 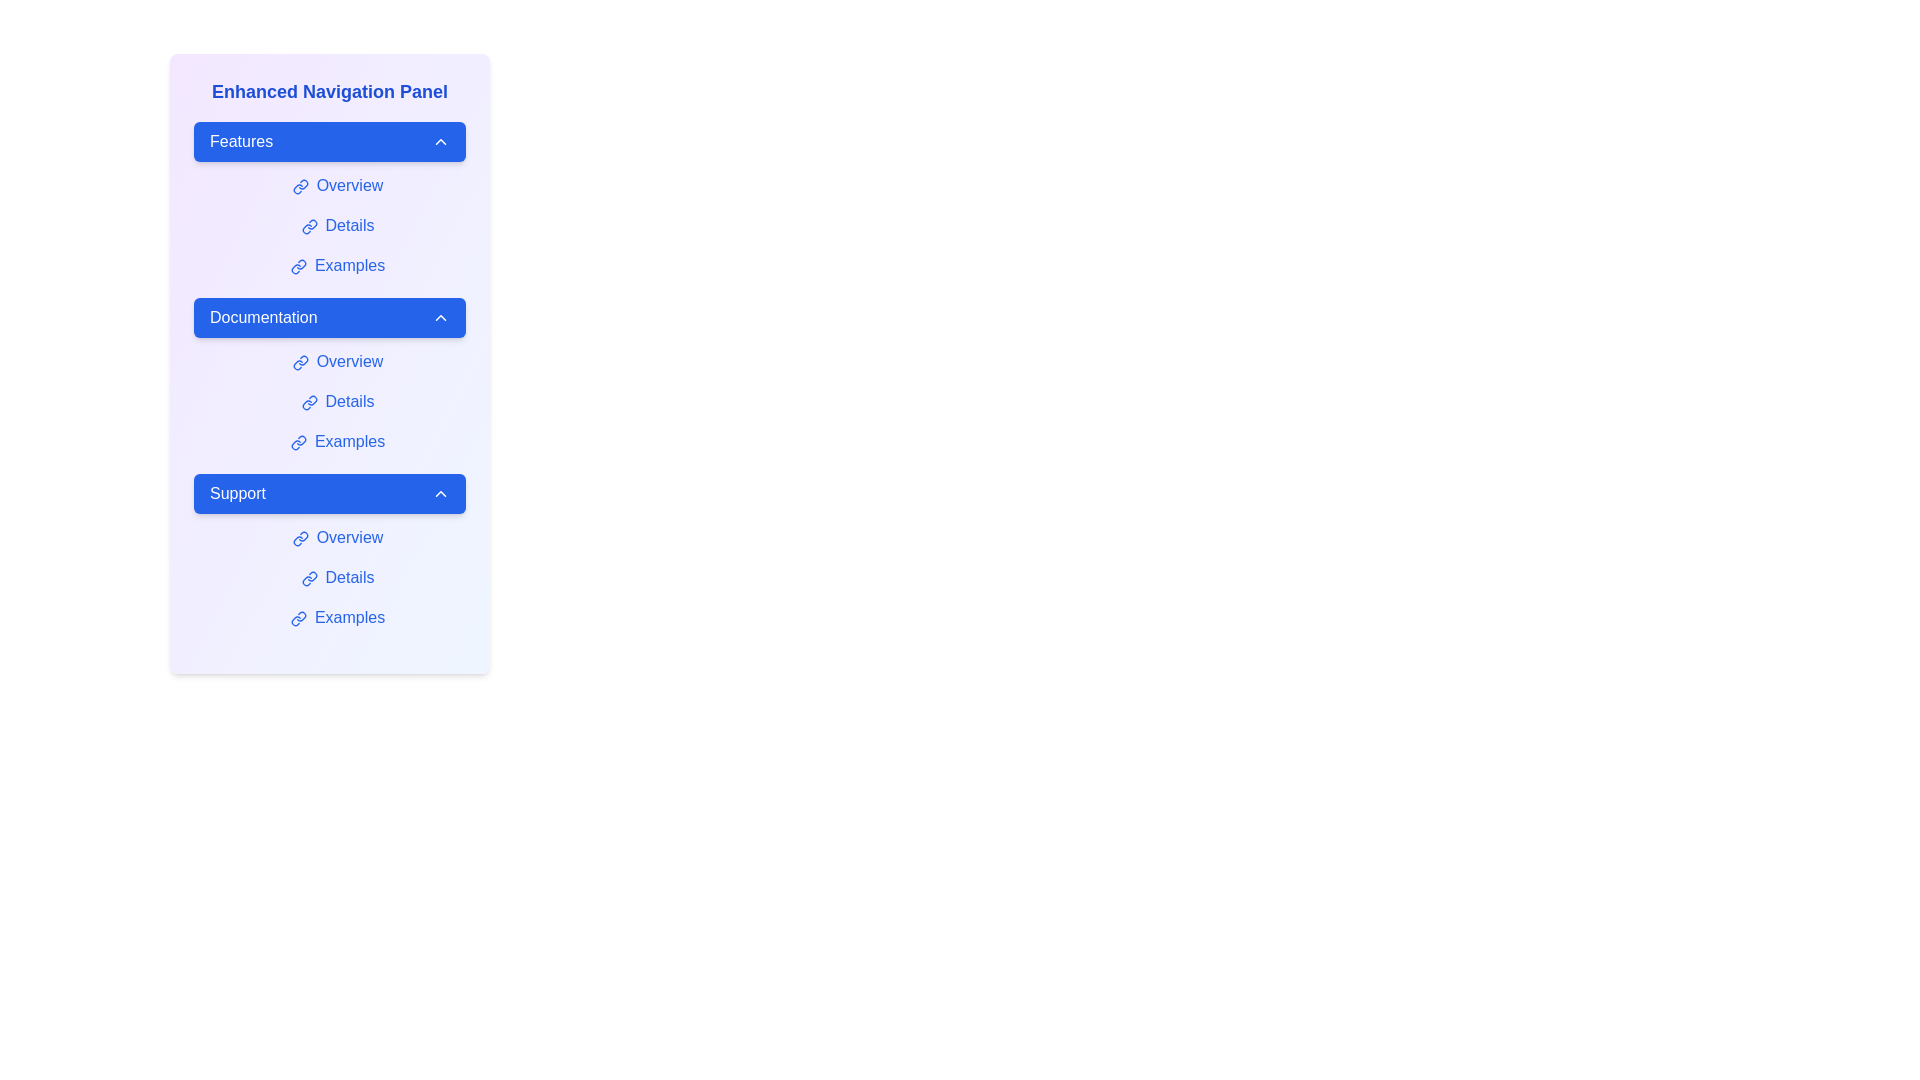 What do you see at coordinates (297, 617) in the screenshot?
I see `the blue chain link SVG icon located inline before the 'Examples' text in the Support section of the menu` at bounding box center [297, 617].